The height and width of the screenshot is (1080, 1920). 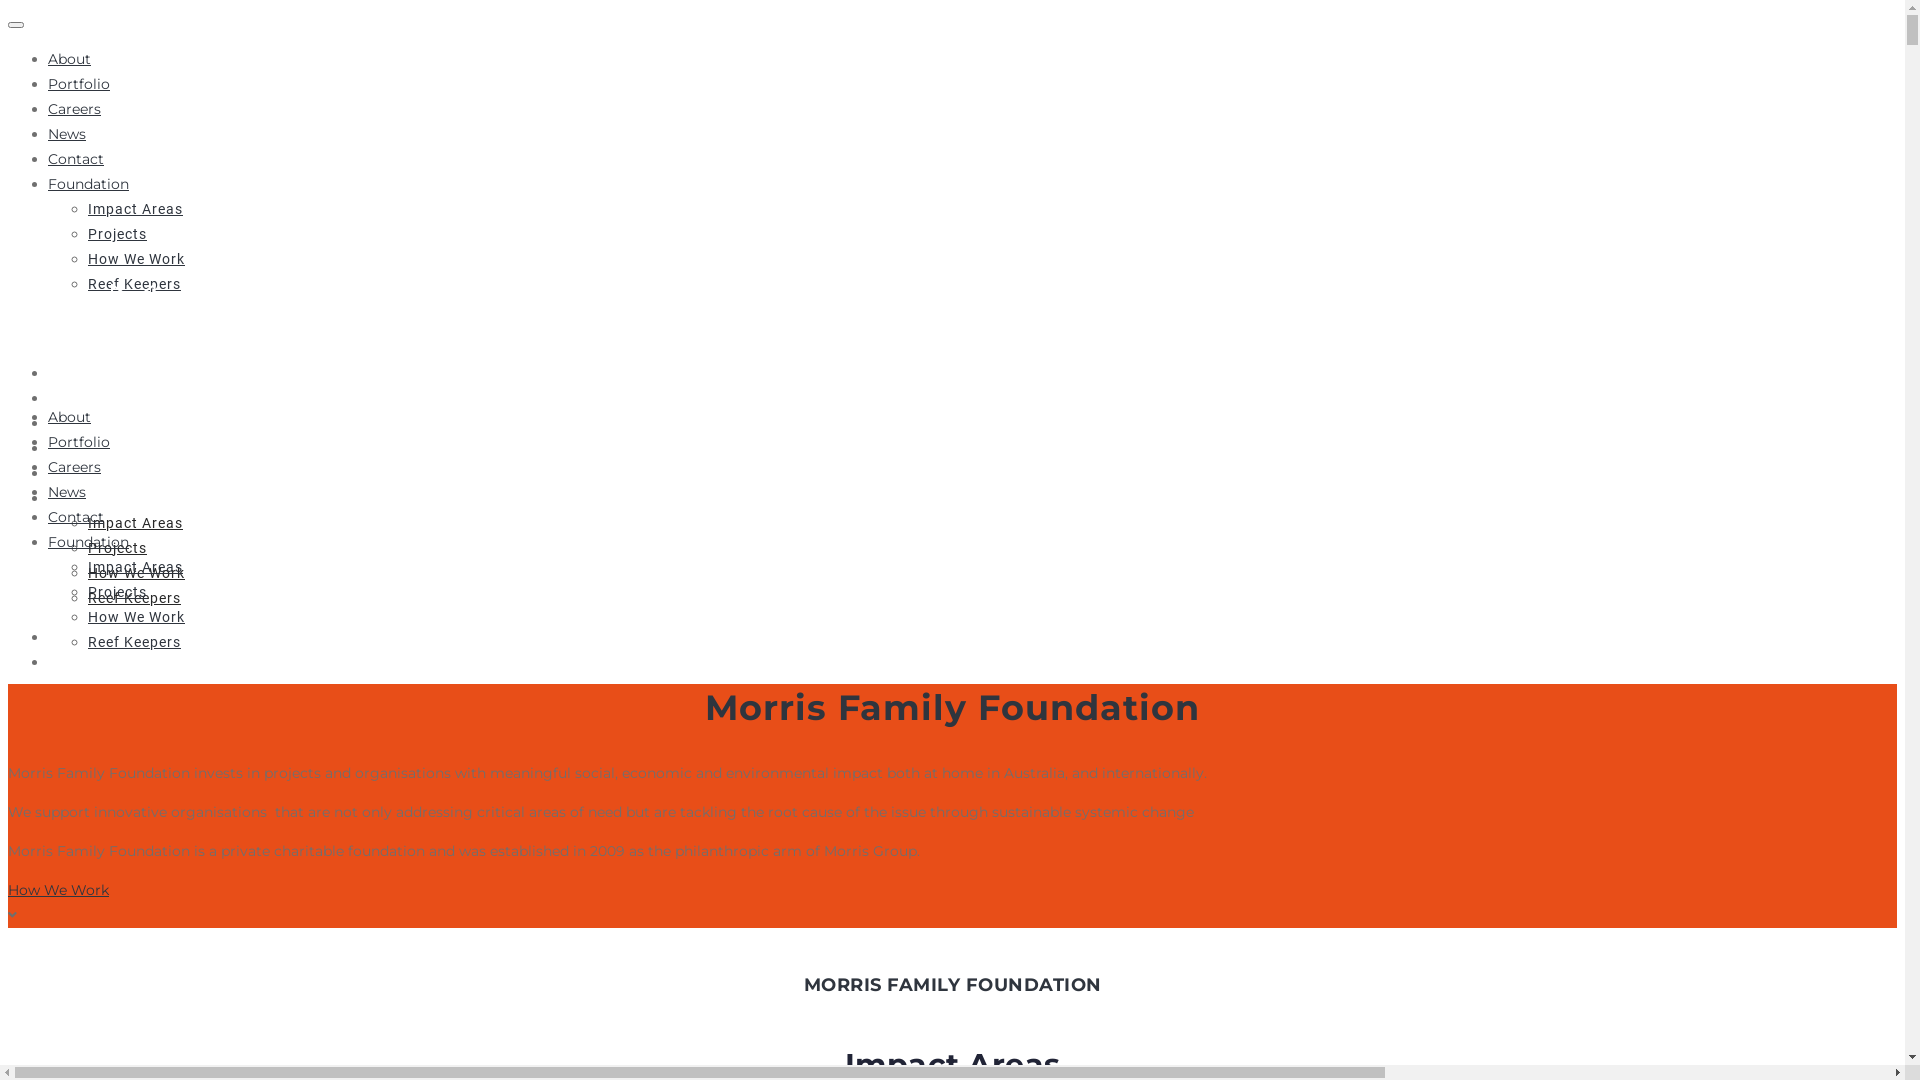 What do you see at coordinates (135, 257) in the screenshot?
I see `'How We Work'` at bounding box center [135, 257].